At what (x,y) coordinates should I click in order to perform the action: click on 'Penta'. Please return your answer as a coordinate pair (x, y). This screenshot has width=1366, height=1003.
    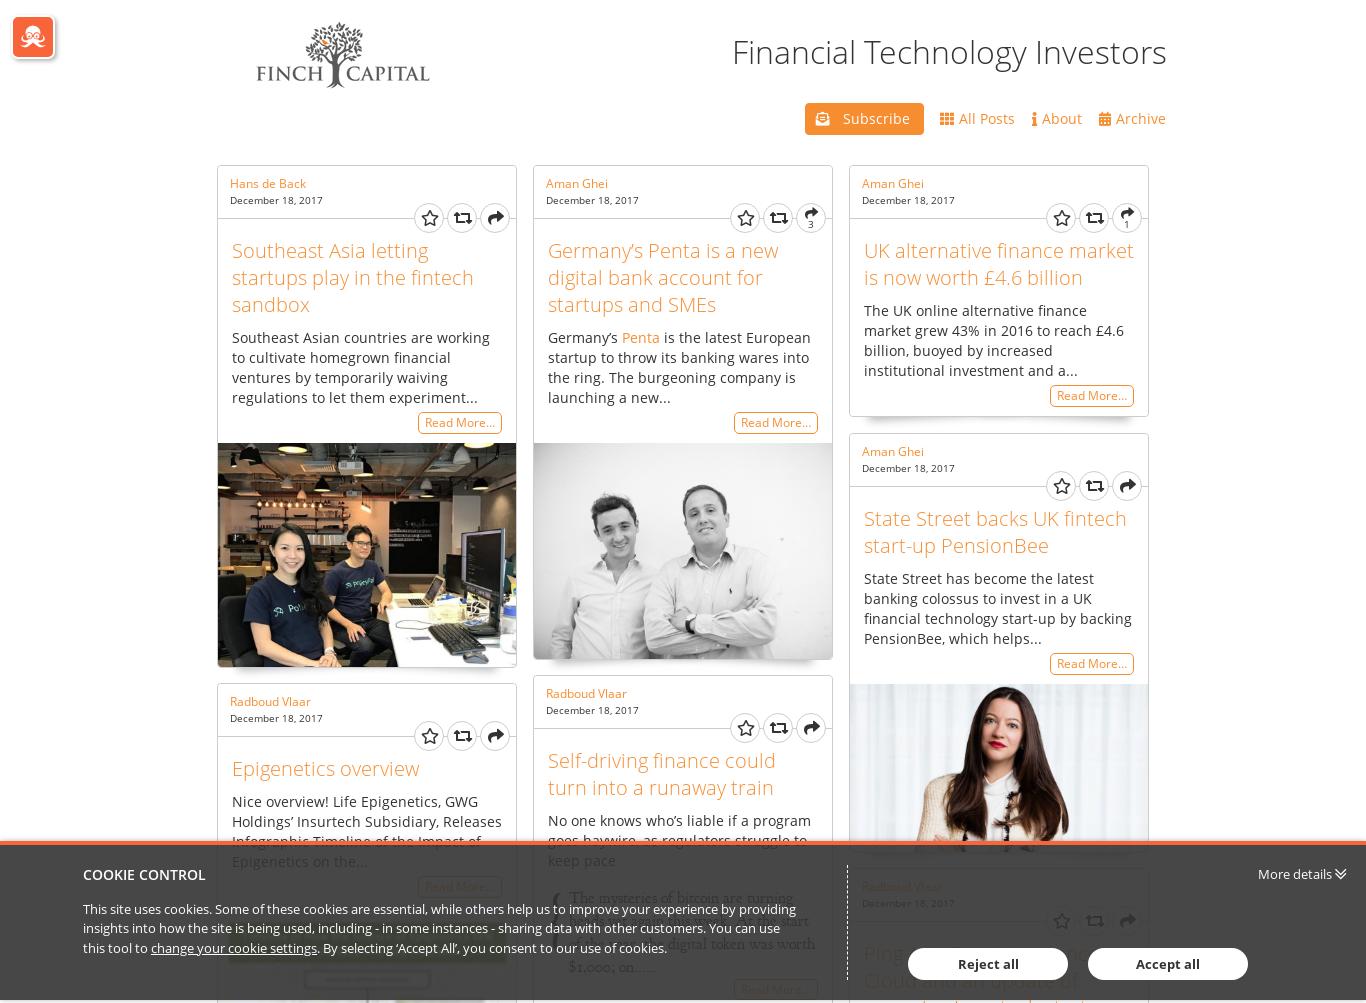
    Looking at the image, I should click on (640, 335).